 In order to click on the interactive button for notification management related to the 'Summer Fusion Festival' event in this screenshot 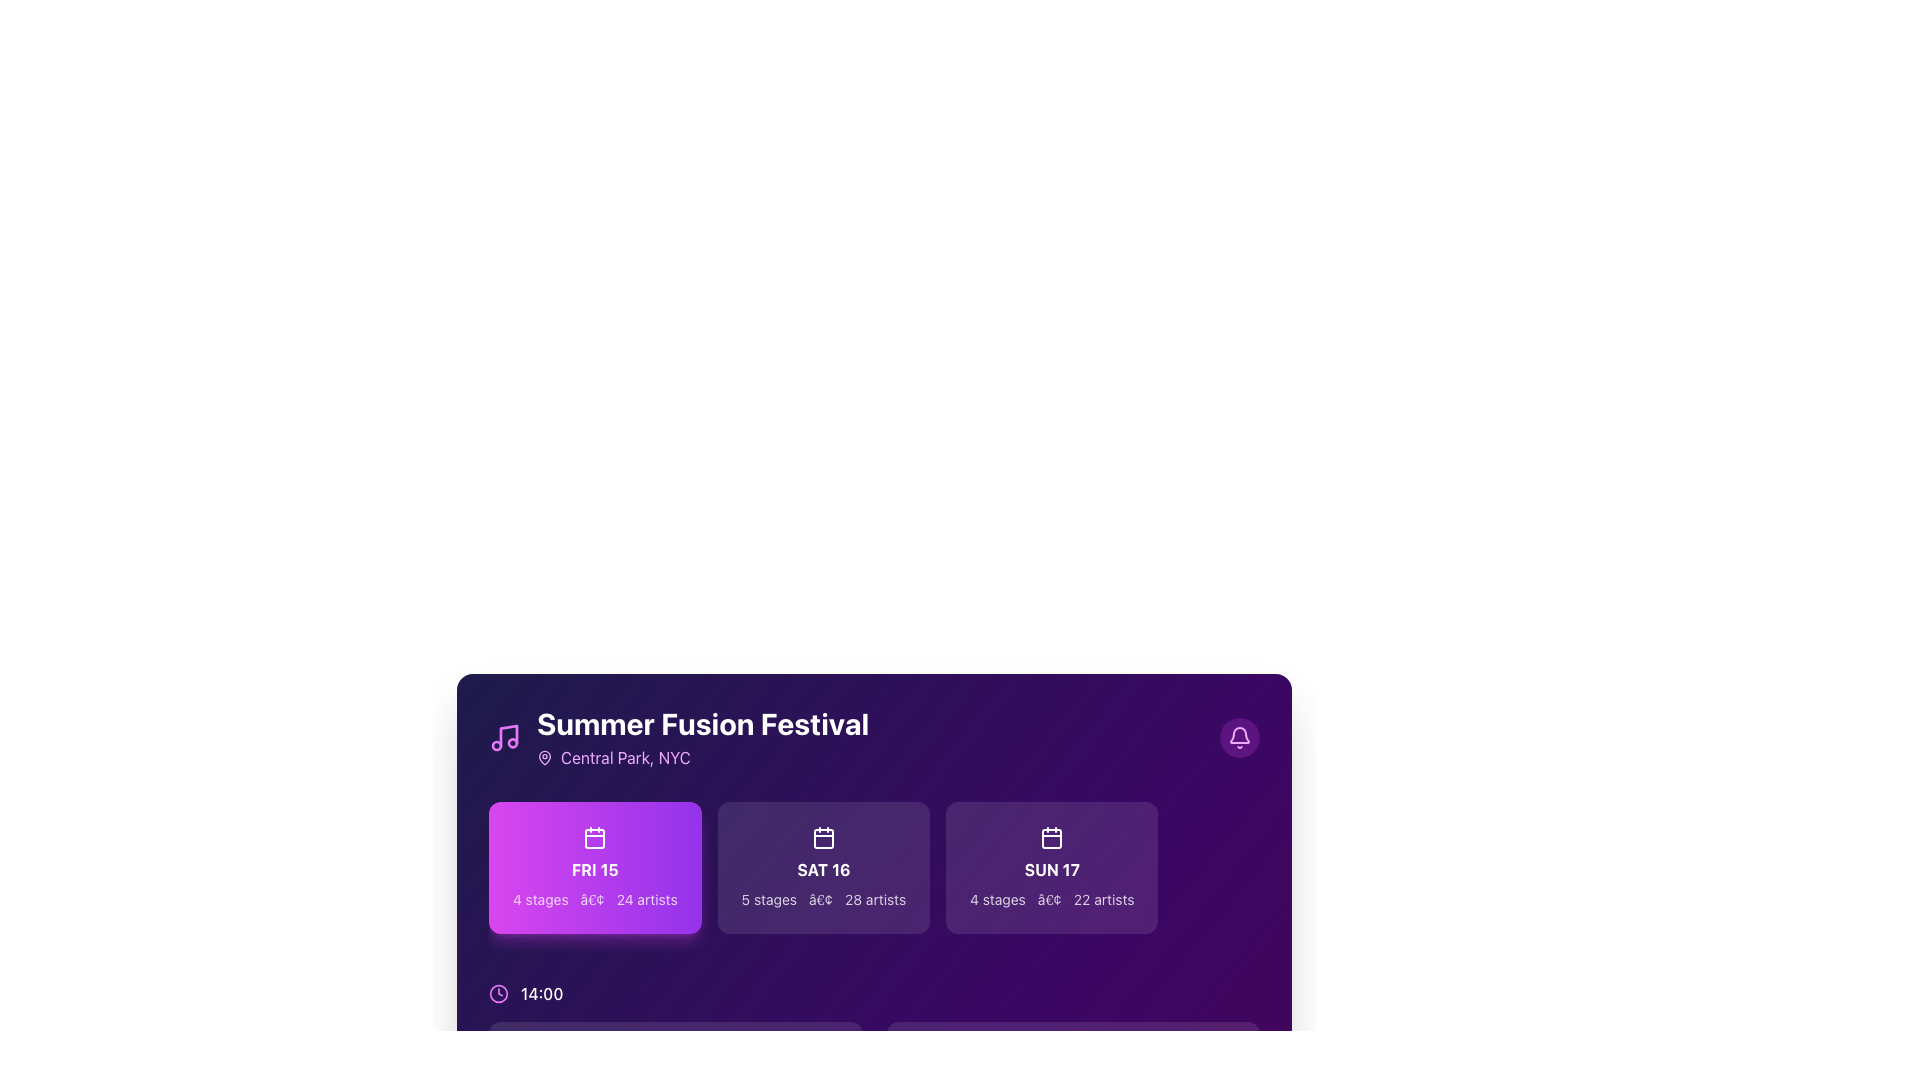, I will do `click(1238, 737)`.